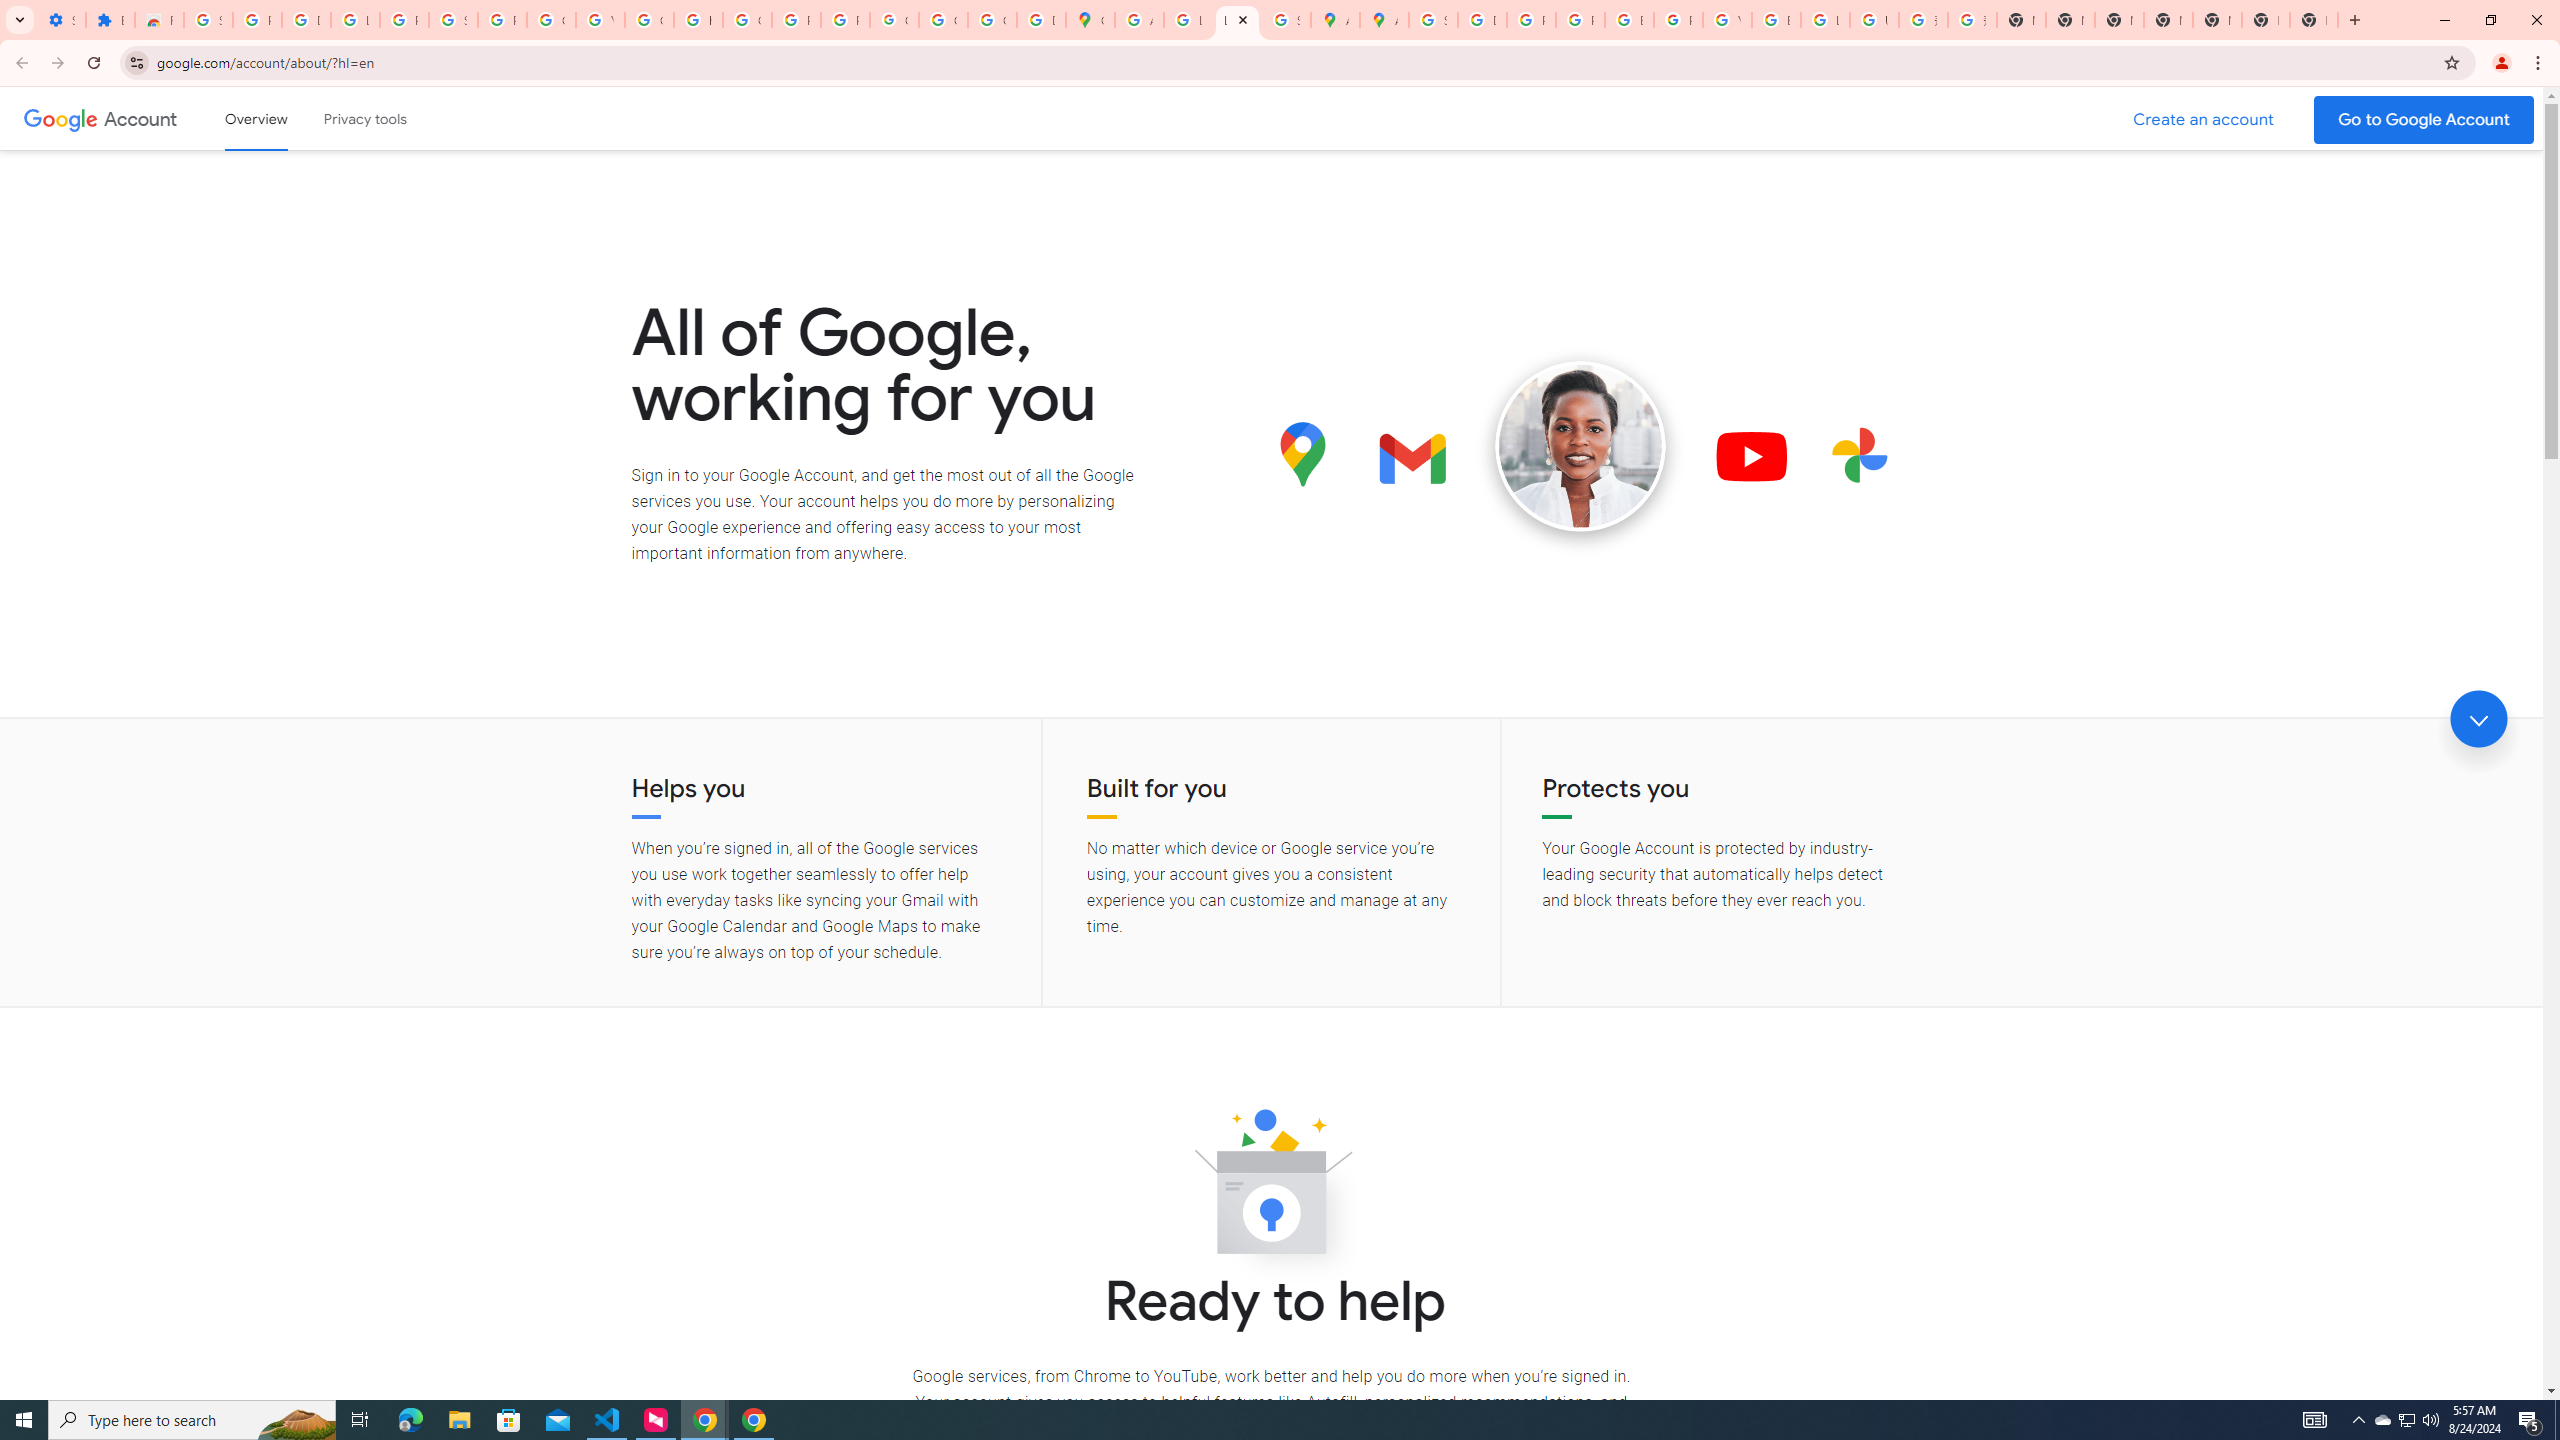  I want to click on 'Sign in - Google Accounts', so click(207, 19).